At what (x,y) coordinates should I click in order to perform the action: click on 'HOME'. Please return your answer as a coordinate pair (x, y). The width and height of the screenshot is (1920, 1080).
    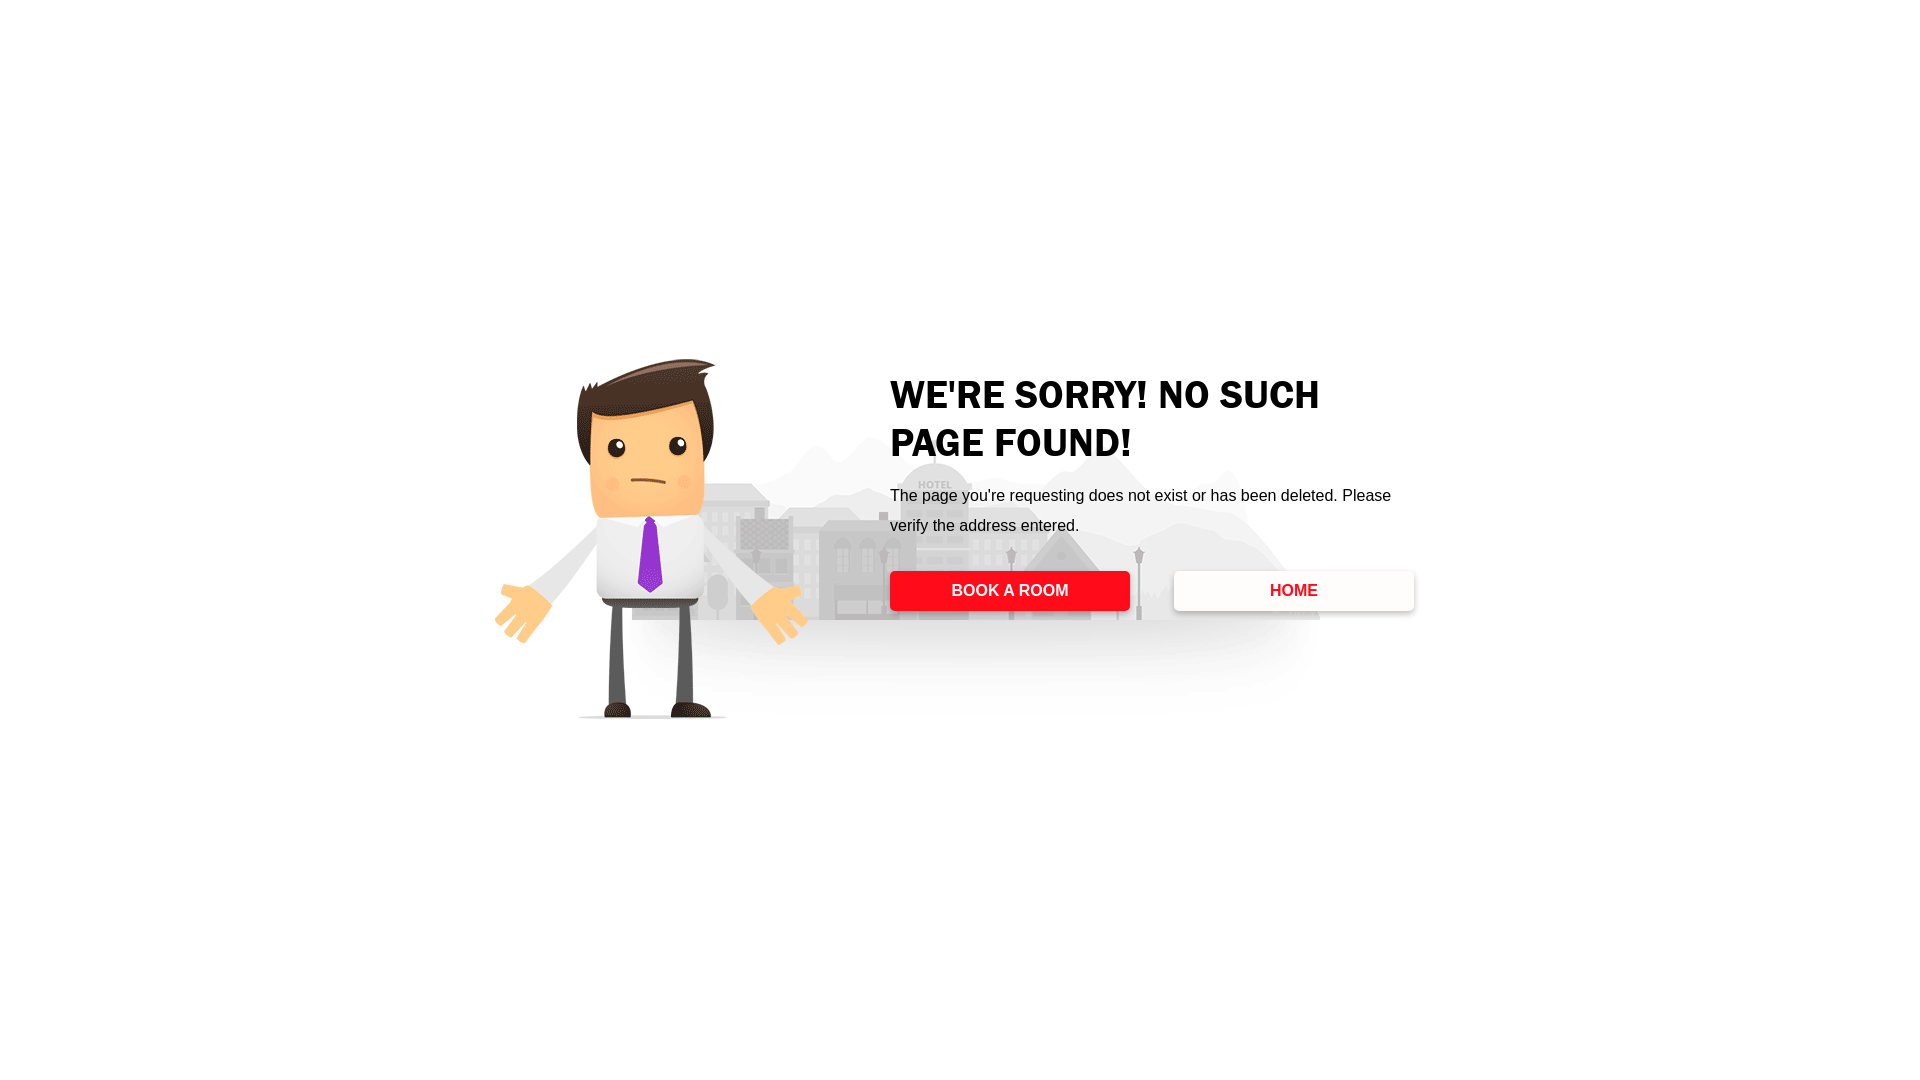
    Looking at the image, I should click on (1174, 589).